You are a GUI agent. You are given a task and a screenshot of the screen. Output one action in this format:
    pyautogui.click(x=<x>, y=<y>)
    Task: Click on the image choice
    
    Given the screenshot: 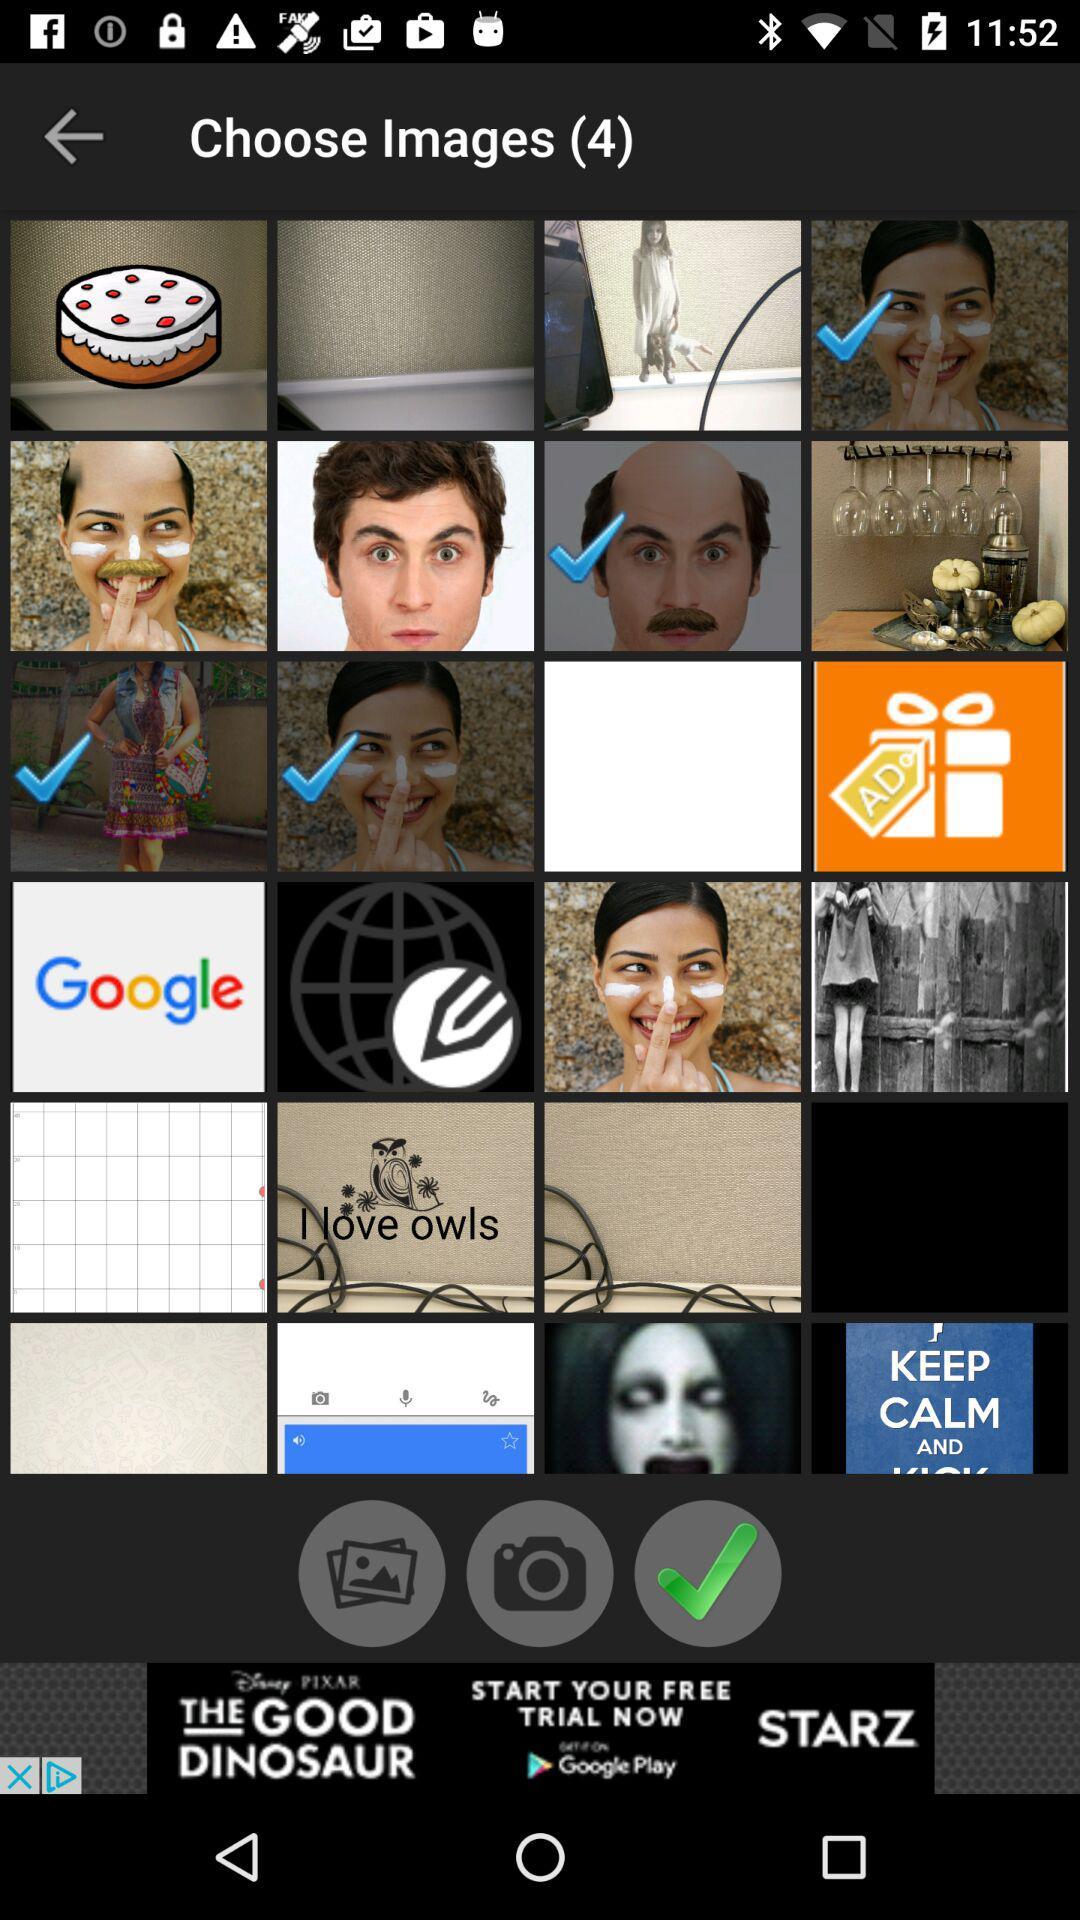 What is the action you would take?
    pyautogui.click(x=137, y=1206)
    